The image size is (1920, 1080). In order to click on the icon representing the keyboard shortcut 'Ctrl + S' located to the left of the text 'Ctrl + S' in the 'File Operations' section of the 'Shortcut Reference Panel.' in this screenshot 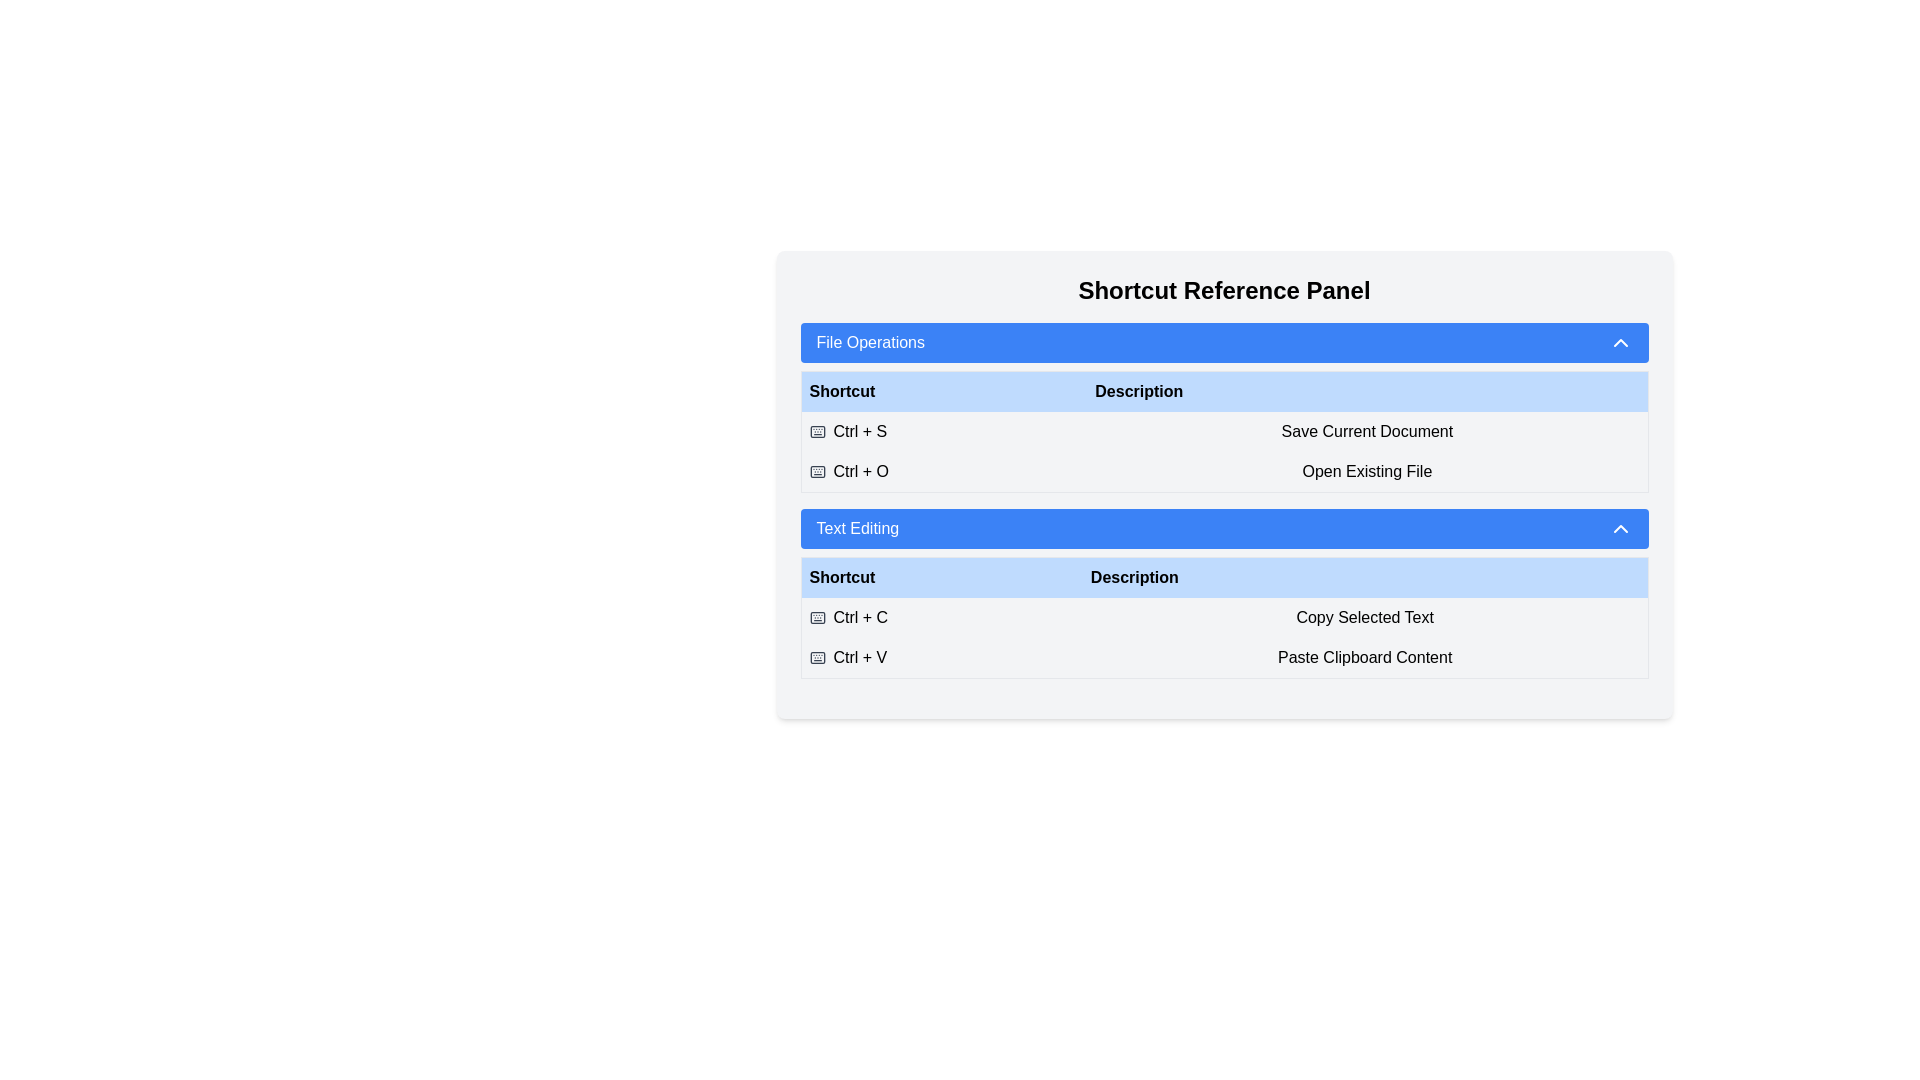, I will do `click(817, 431)`.